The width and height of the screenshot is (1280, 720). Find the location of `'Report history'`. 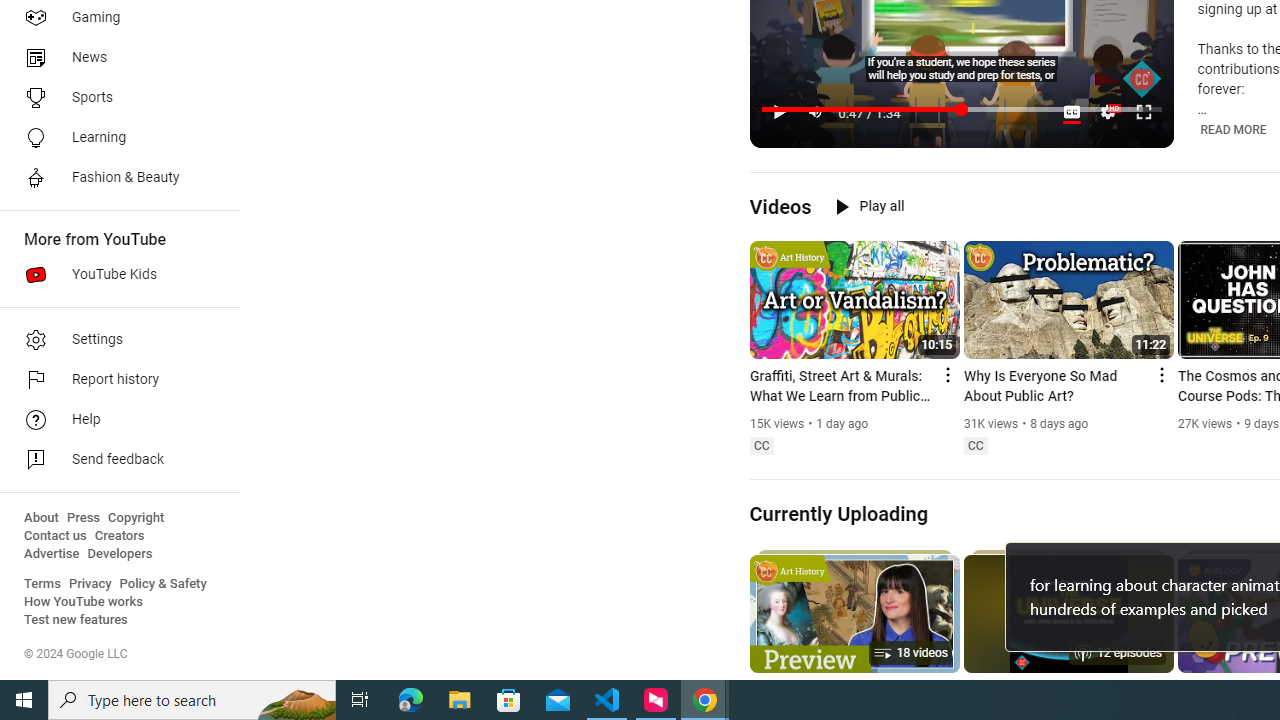

'Report history' is located at coordinates (112, 380).